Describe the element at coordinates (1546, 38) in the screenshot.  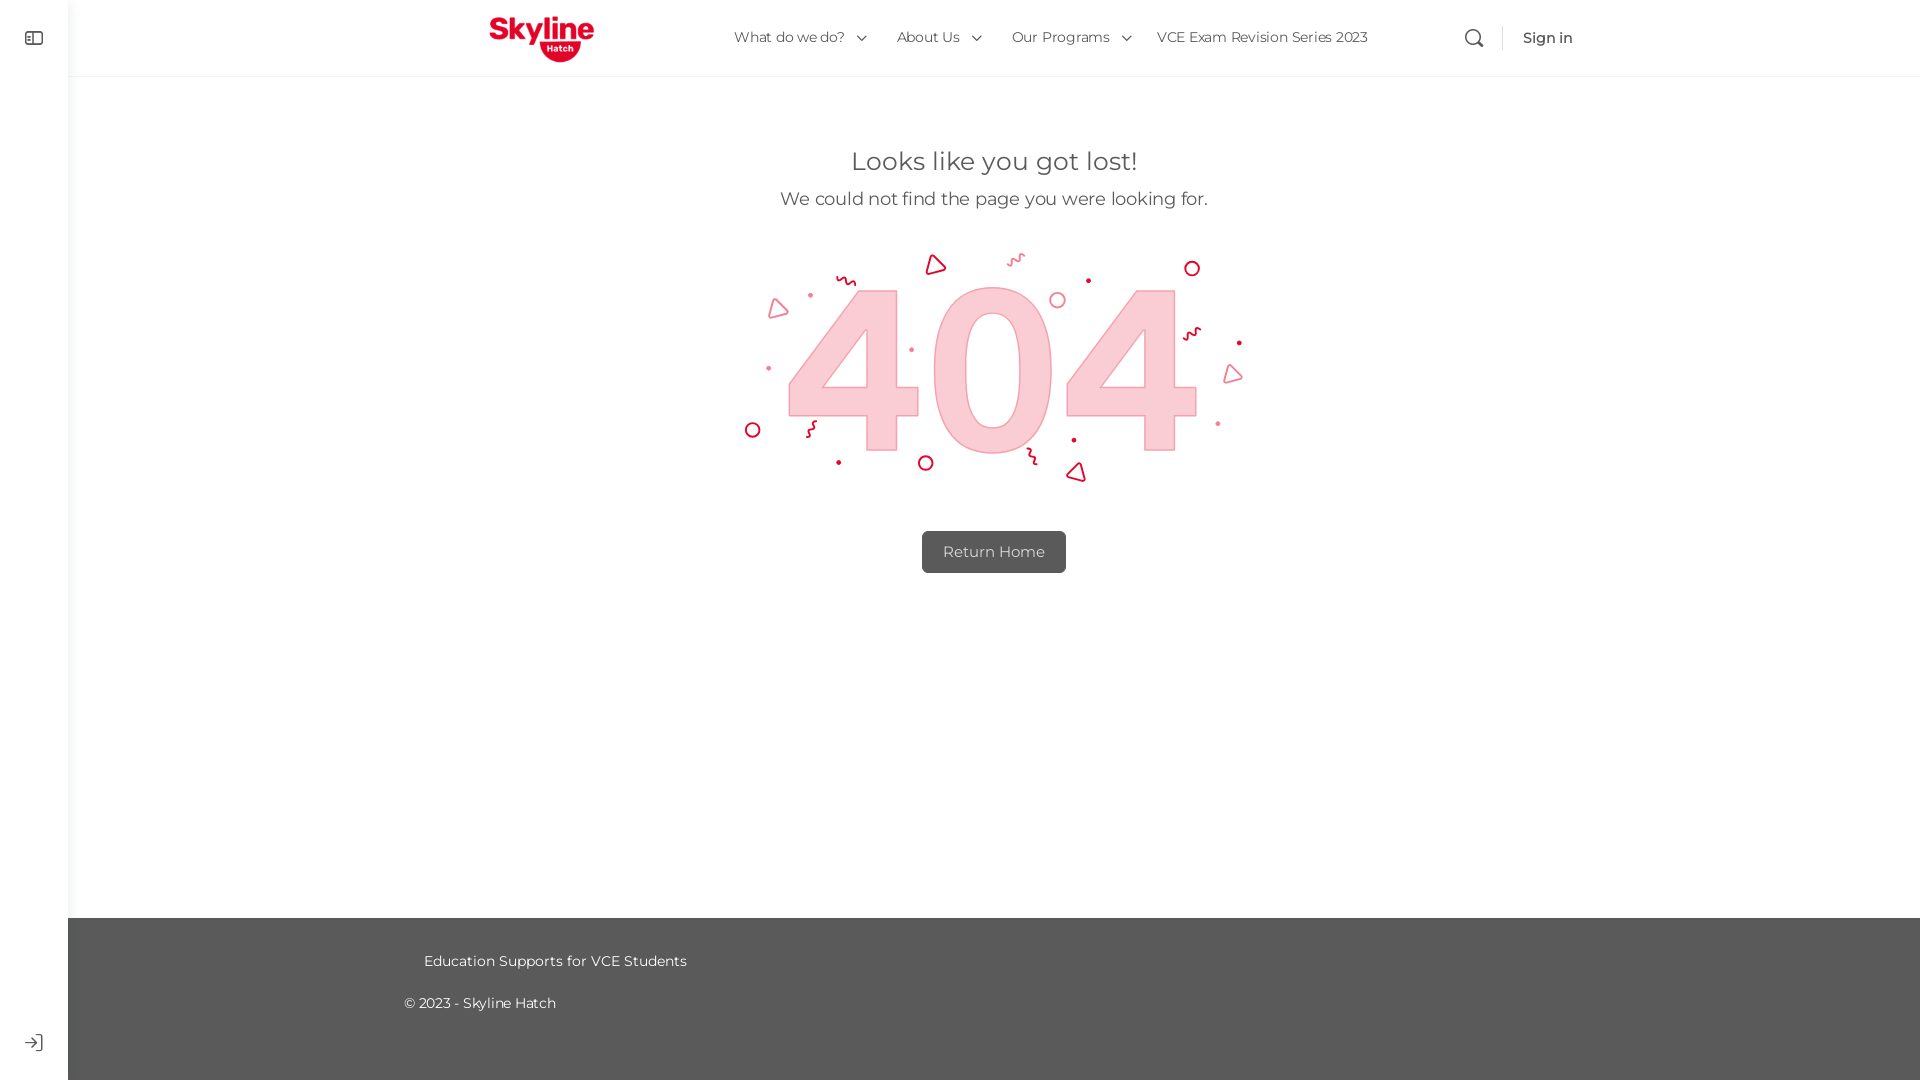
I see `'Sign in'` at that location.